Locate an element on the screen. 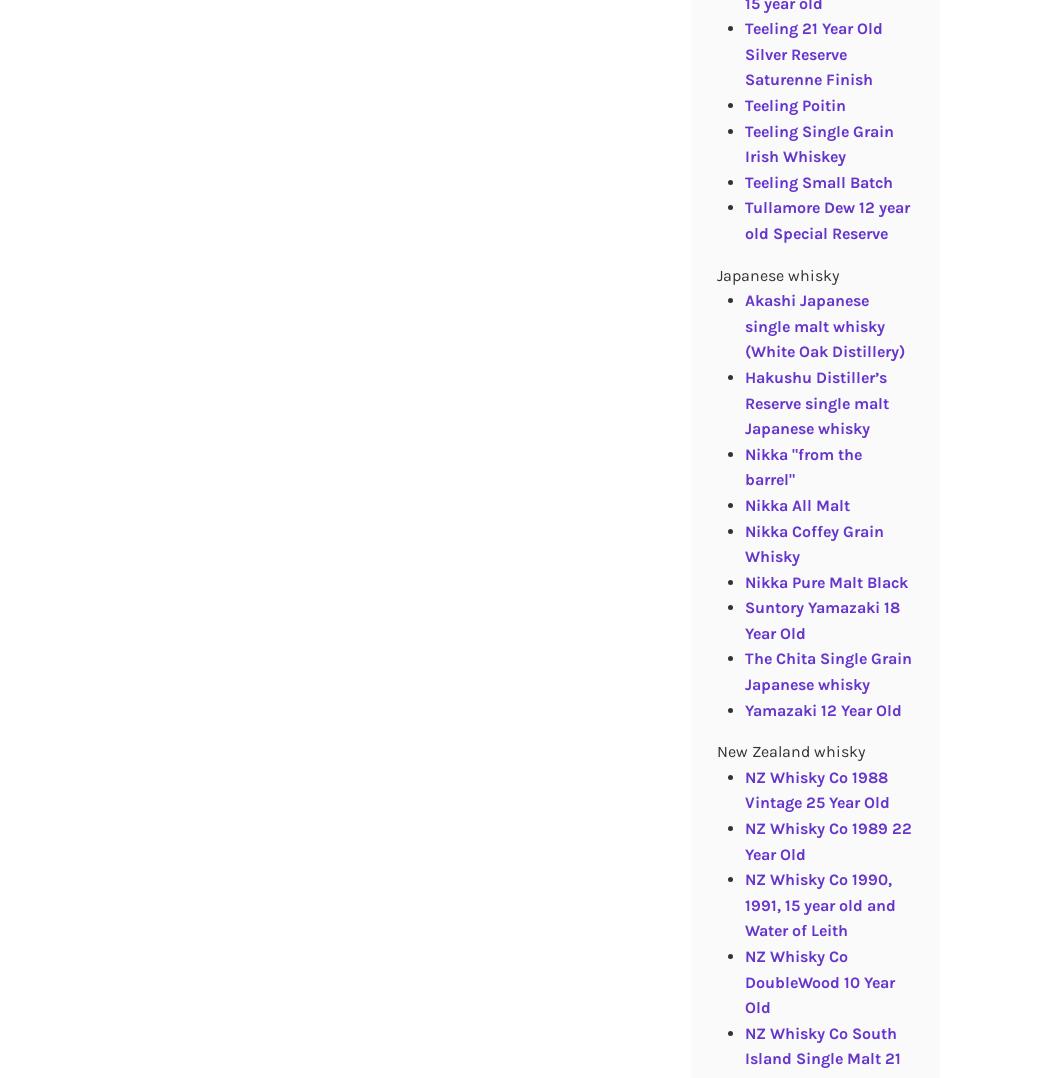 The image size is (1050, 1078). 'NZ Whisky Co 1988 Vintage 25 Year Old' is located at coordinates (815, 788).